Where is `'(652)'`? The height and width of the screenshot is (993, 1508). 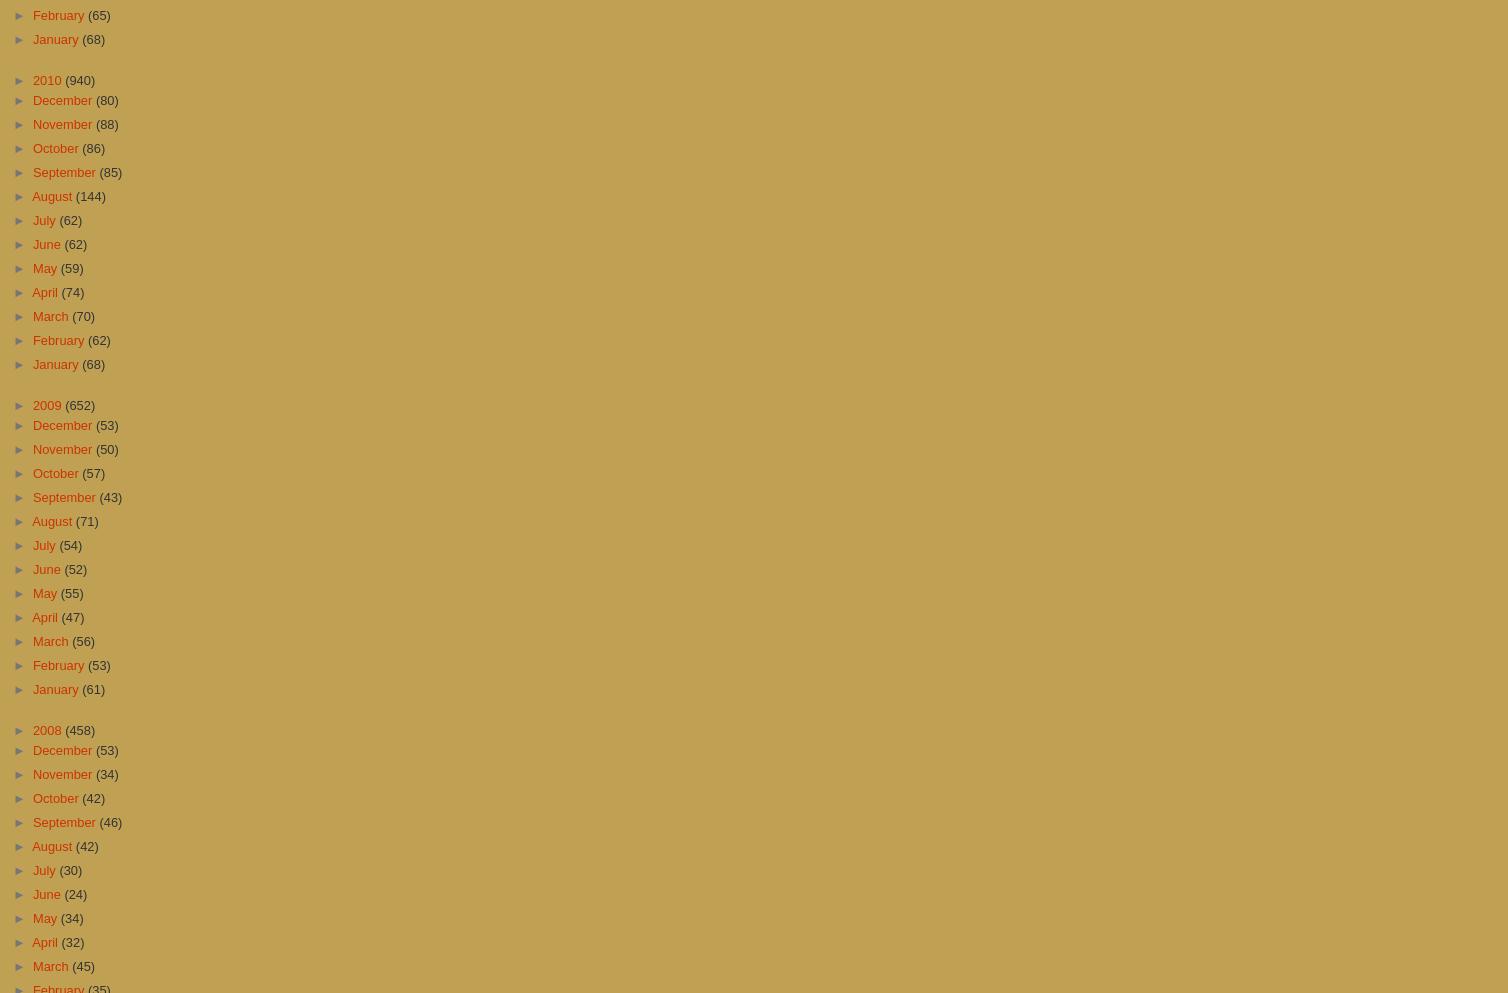
'(652)' is located at coordinates (64, 404).